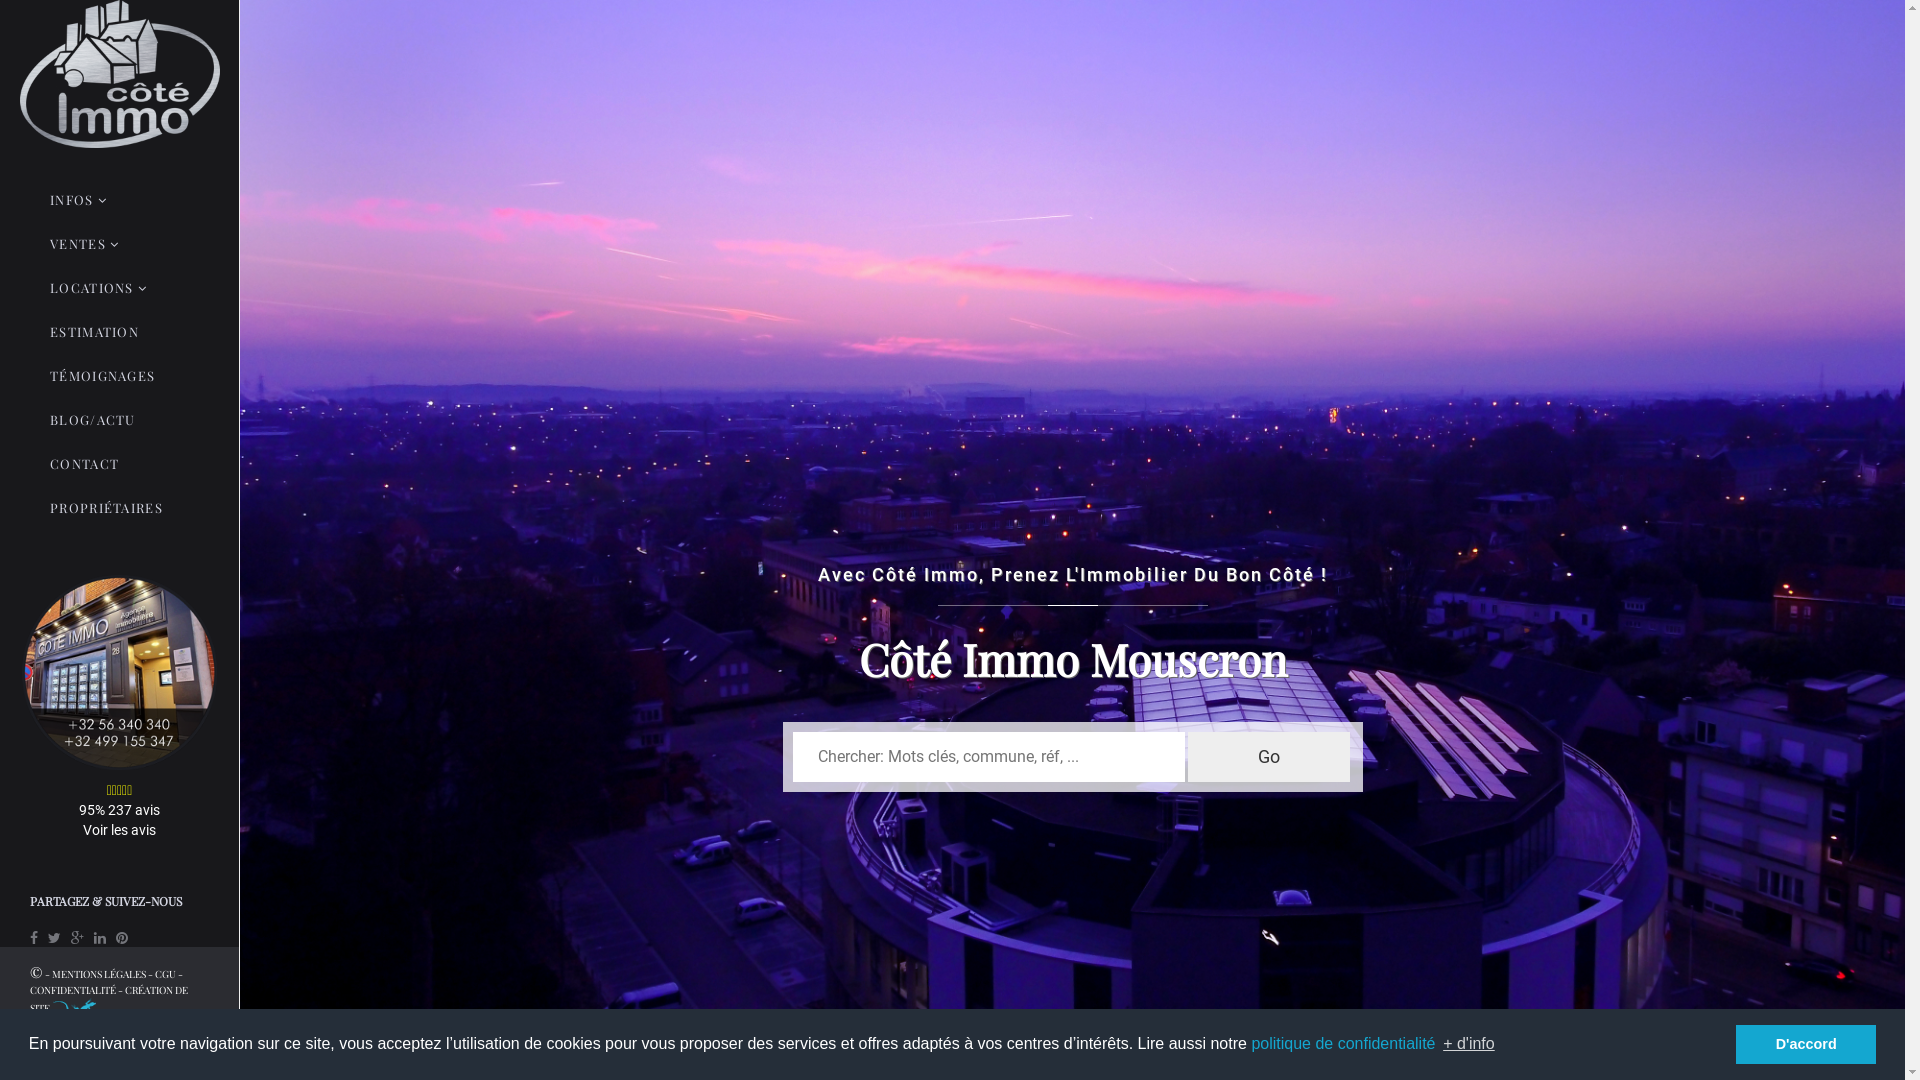 Image resolution: width=1920 pixels, height=1080 pixels. I want to click on 'CGU', so click(165, 973).